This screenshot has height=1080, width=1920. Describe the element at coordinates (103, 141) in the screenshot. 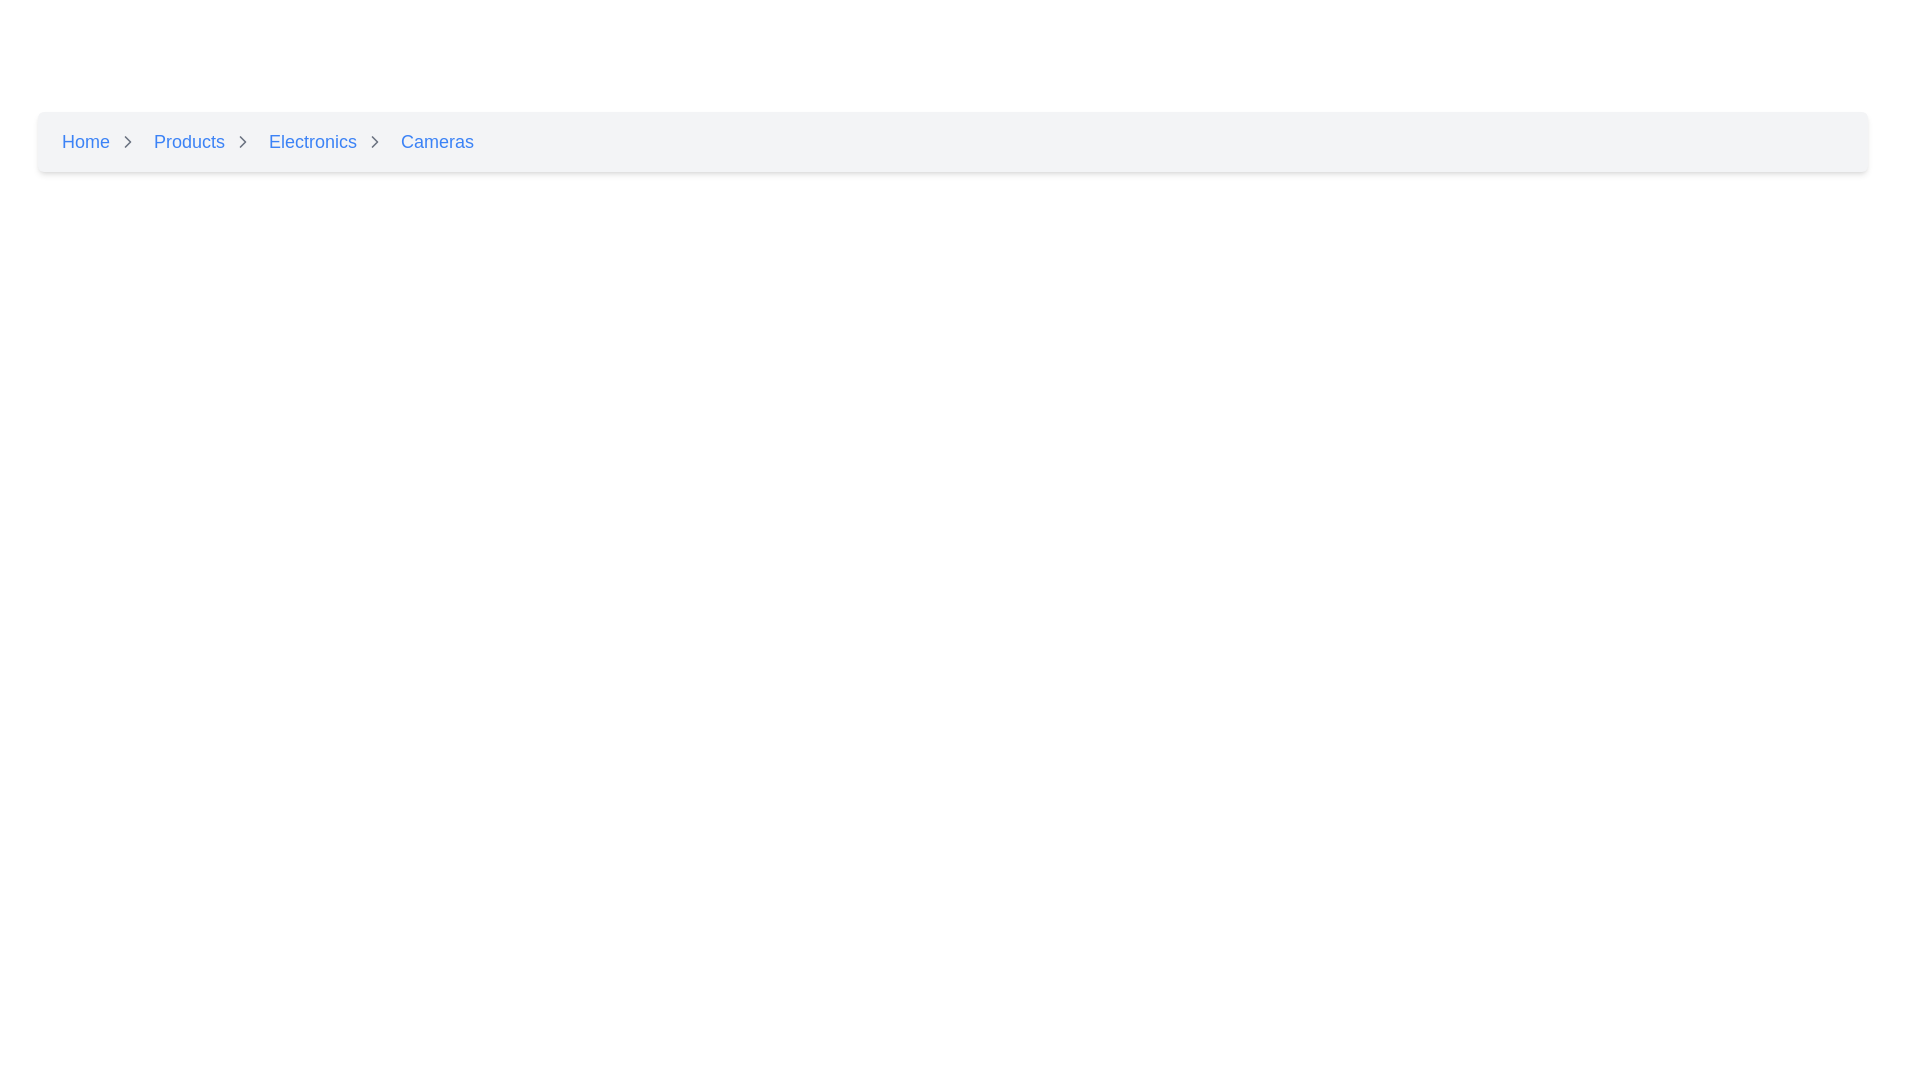

I see `the first breadcrumb item` at that location.